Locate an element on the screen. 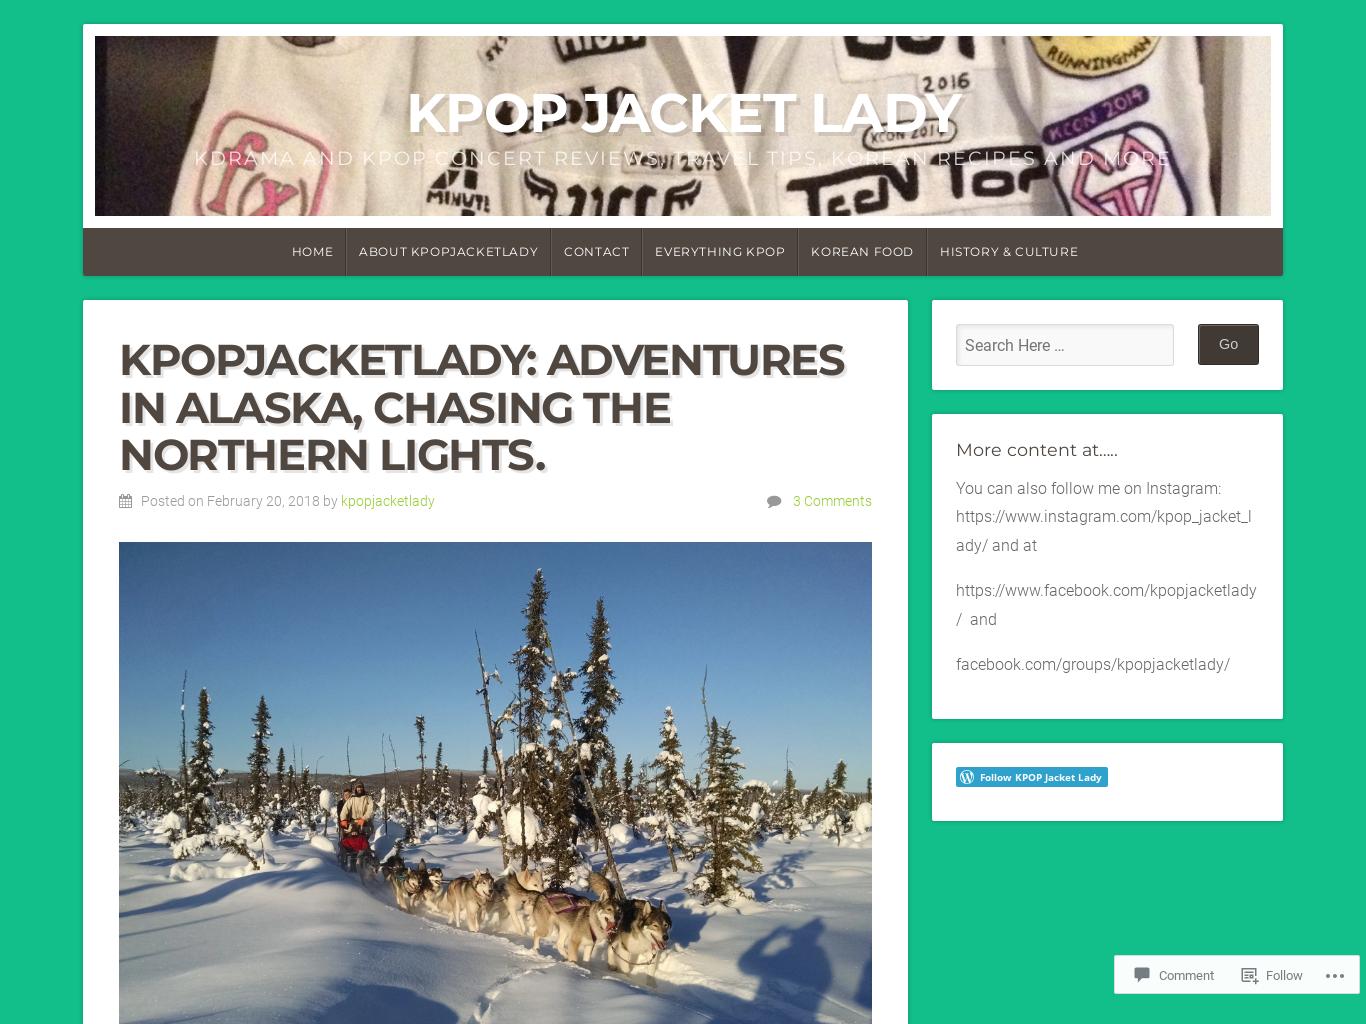  'facebook.com/groups/kpopjacketlady/' is located at coordinates (956, 662).